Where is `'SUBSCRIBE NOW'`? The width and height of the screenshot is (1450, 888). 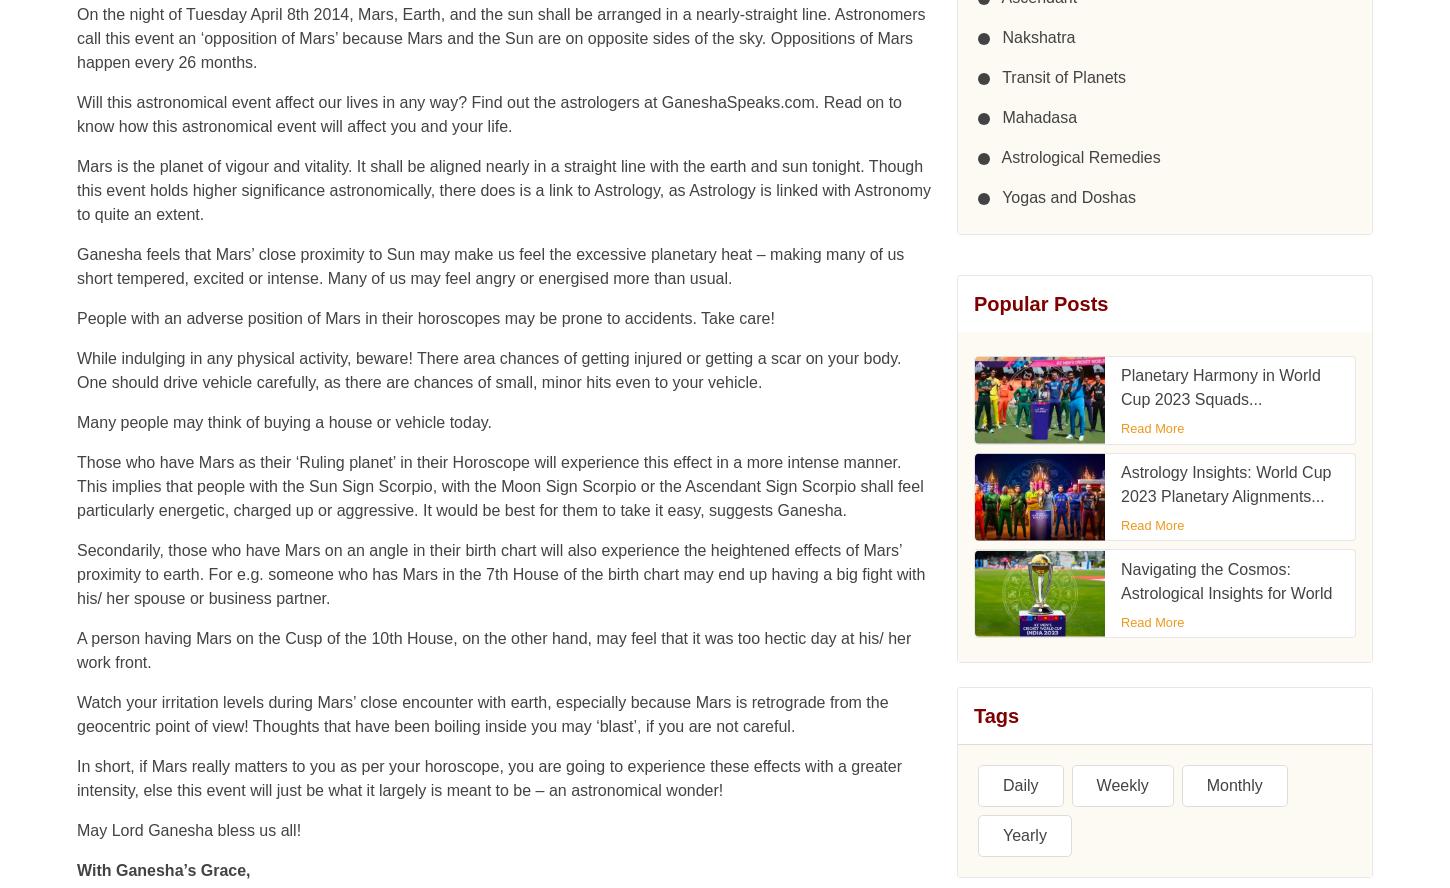
'SUBSCRIBE NOW' is located at coordinates (1042, 508).